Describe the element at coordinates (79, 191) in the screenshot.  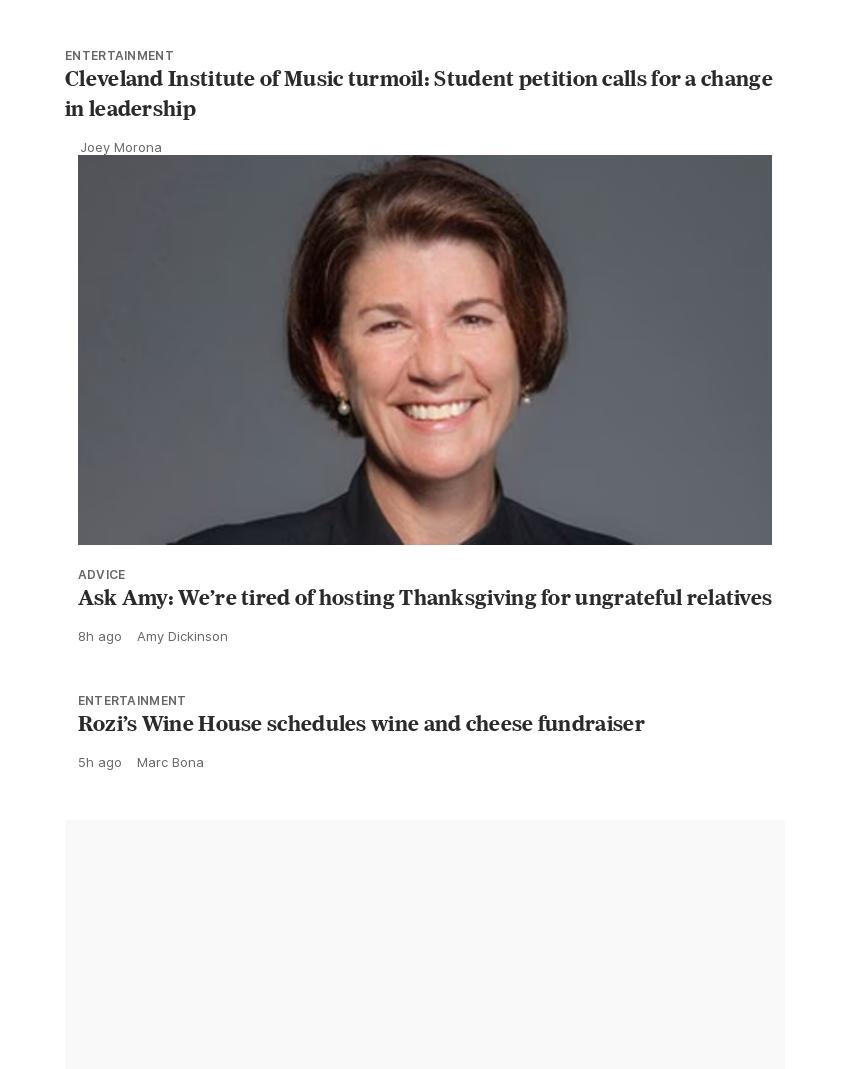
I see `'Joey Morona'` at that location.